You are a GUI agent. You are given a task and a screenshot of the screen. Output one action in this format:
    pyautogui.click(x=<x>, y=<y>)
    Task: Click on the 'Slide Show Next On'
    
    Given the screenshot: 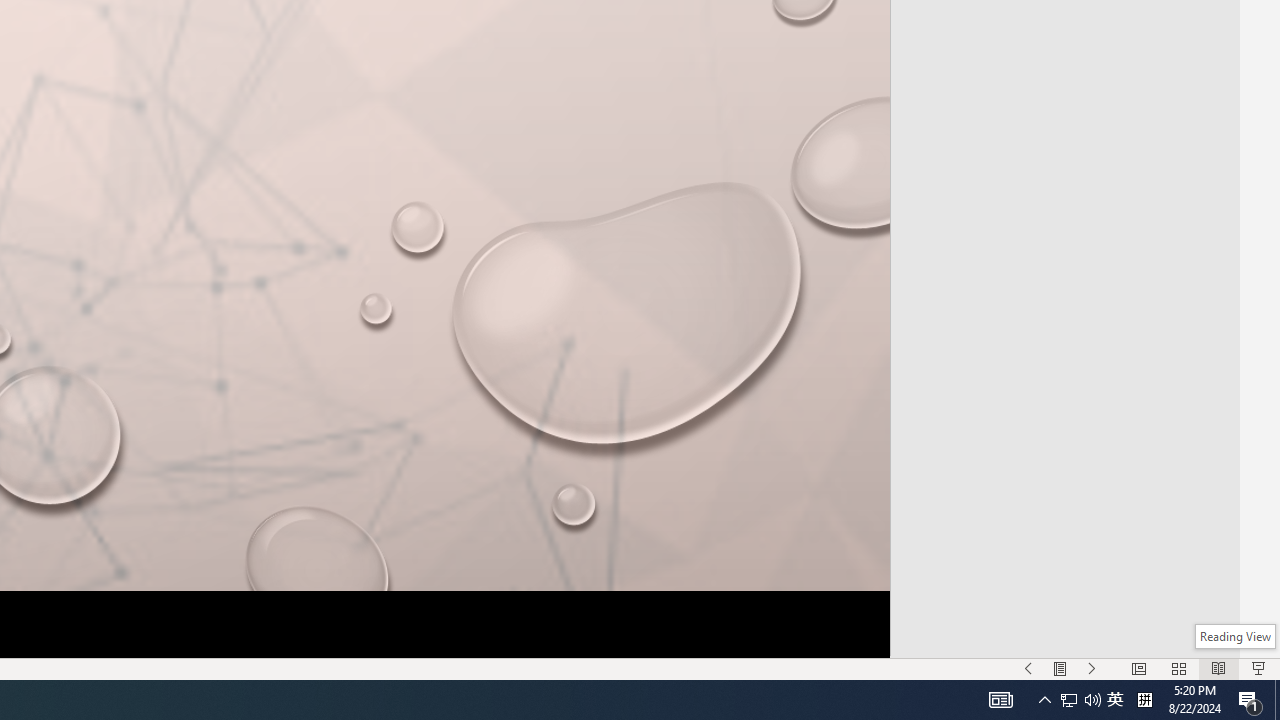 What is the action you would take?
    pyautogui.click(x=1091, y=669)
    